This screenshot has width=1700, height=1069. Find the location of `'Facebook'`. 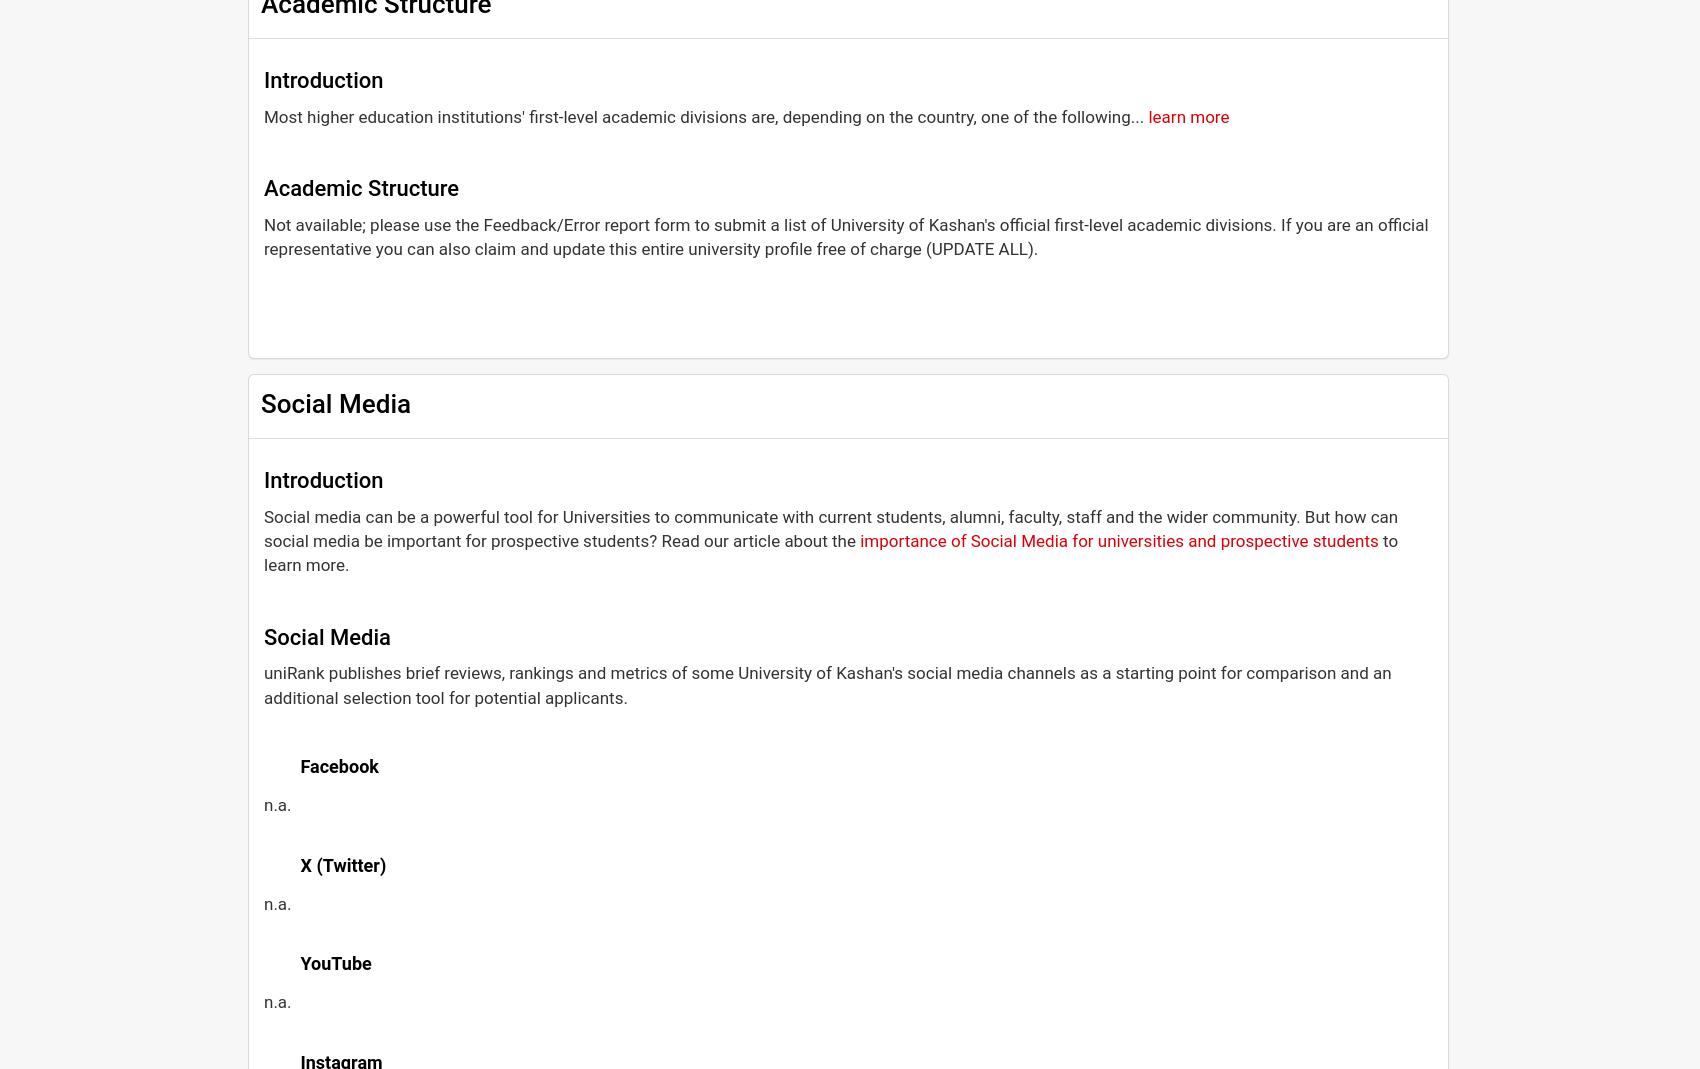

'Facebook' is located at coordinates (337, 766).